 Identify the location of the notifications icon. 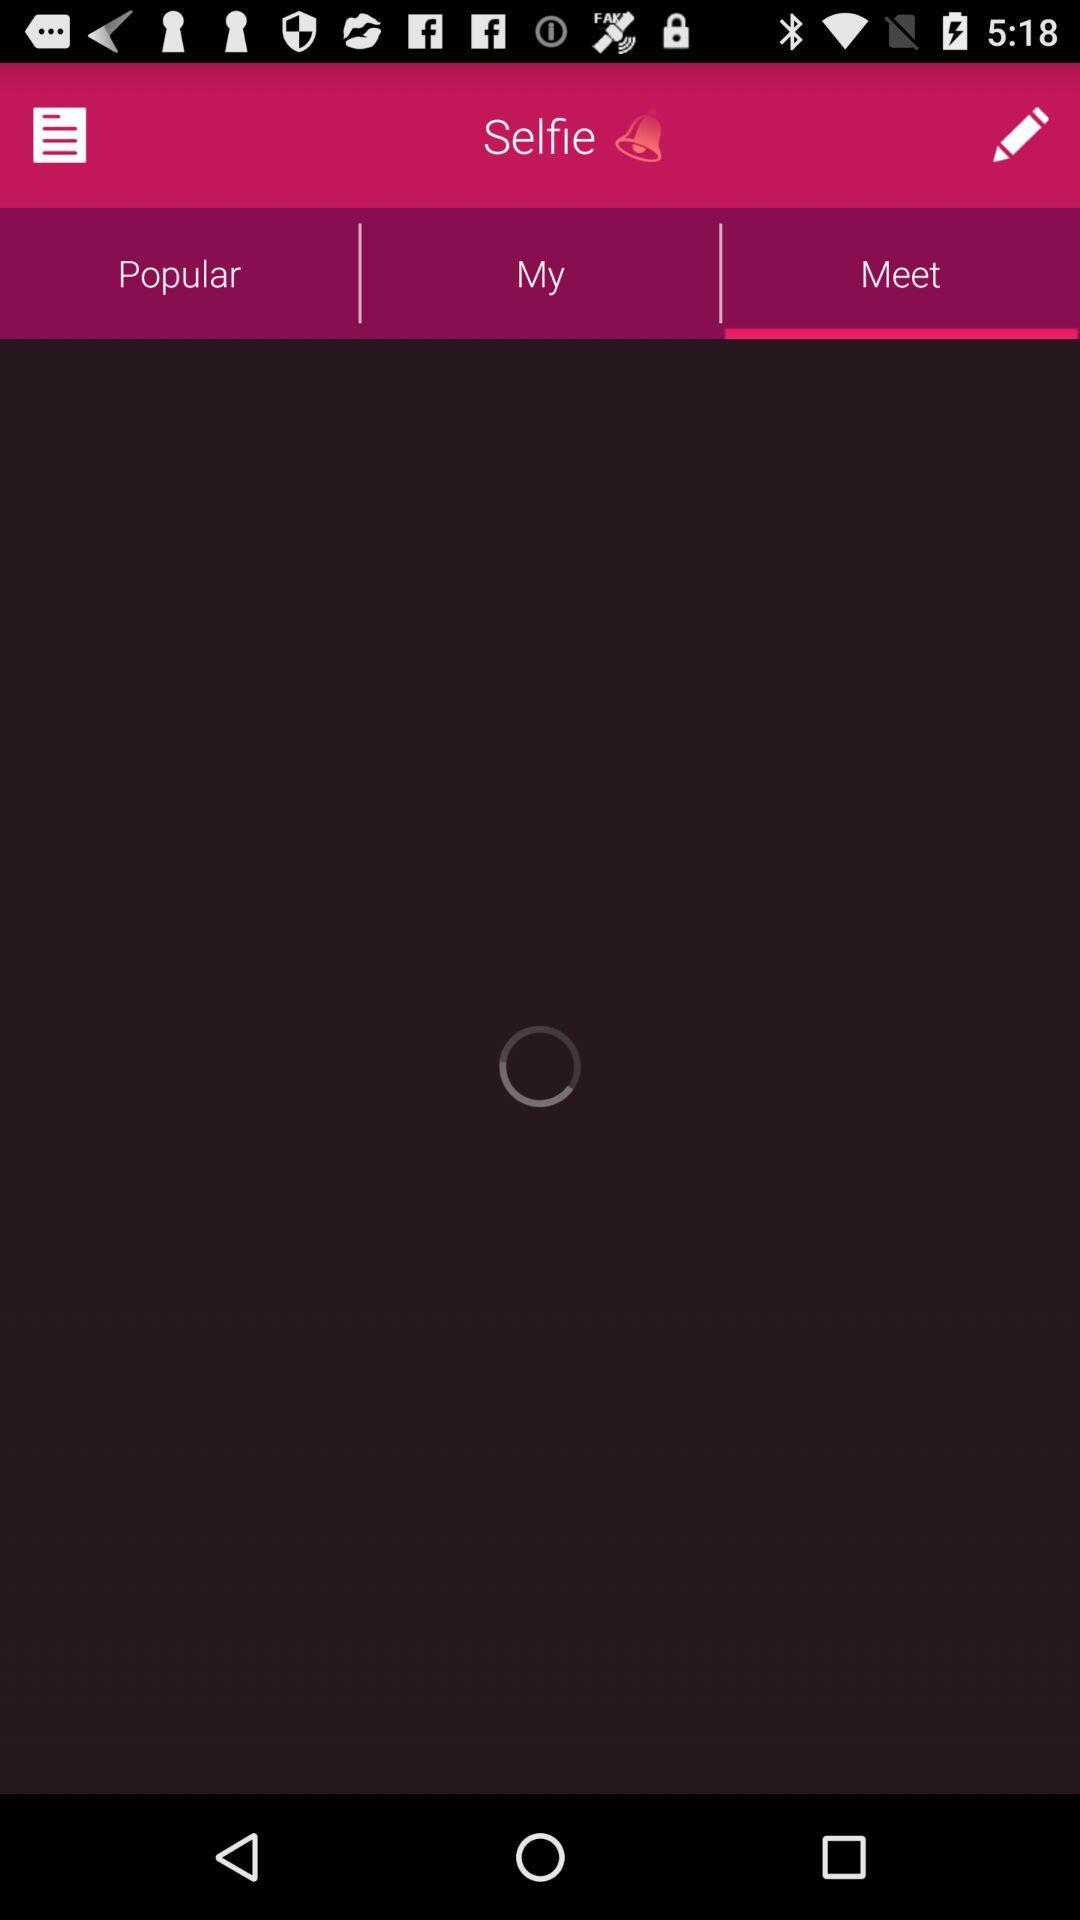
(646, 143).